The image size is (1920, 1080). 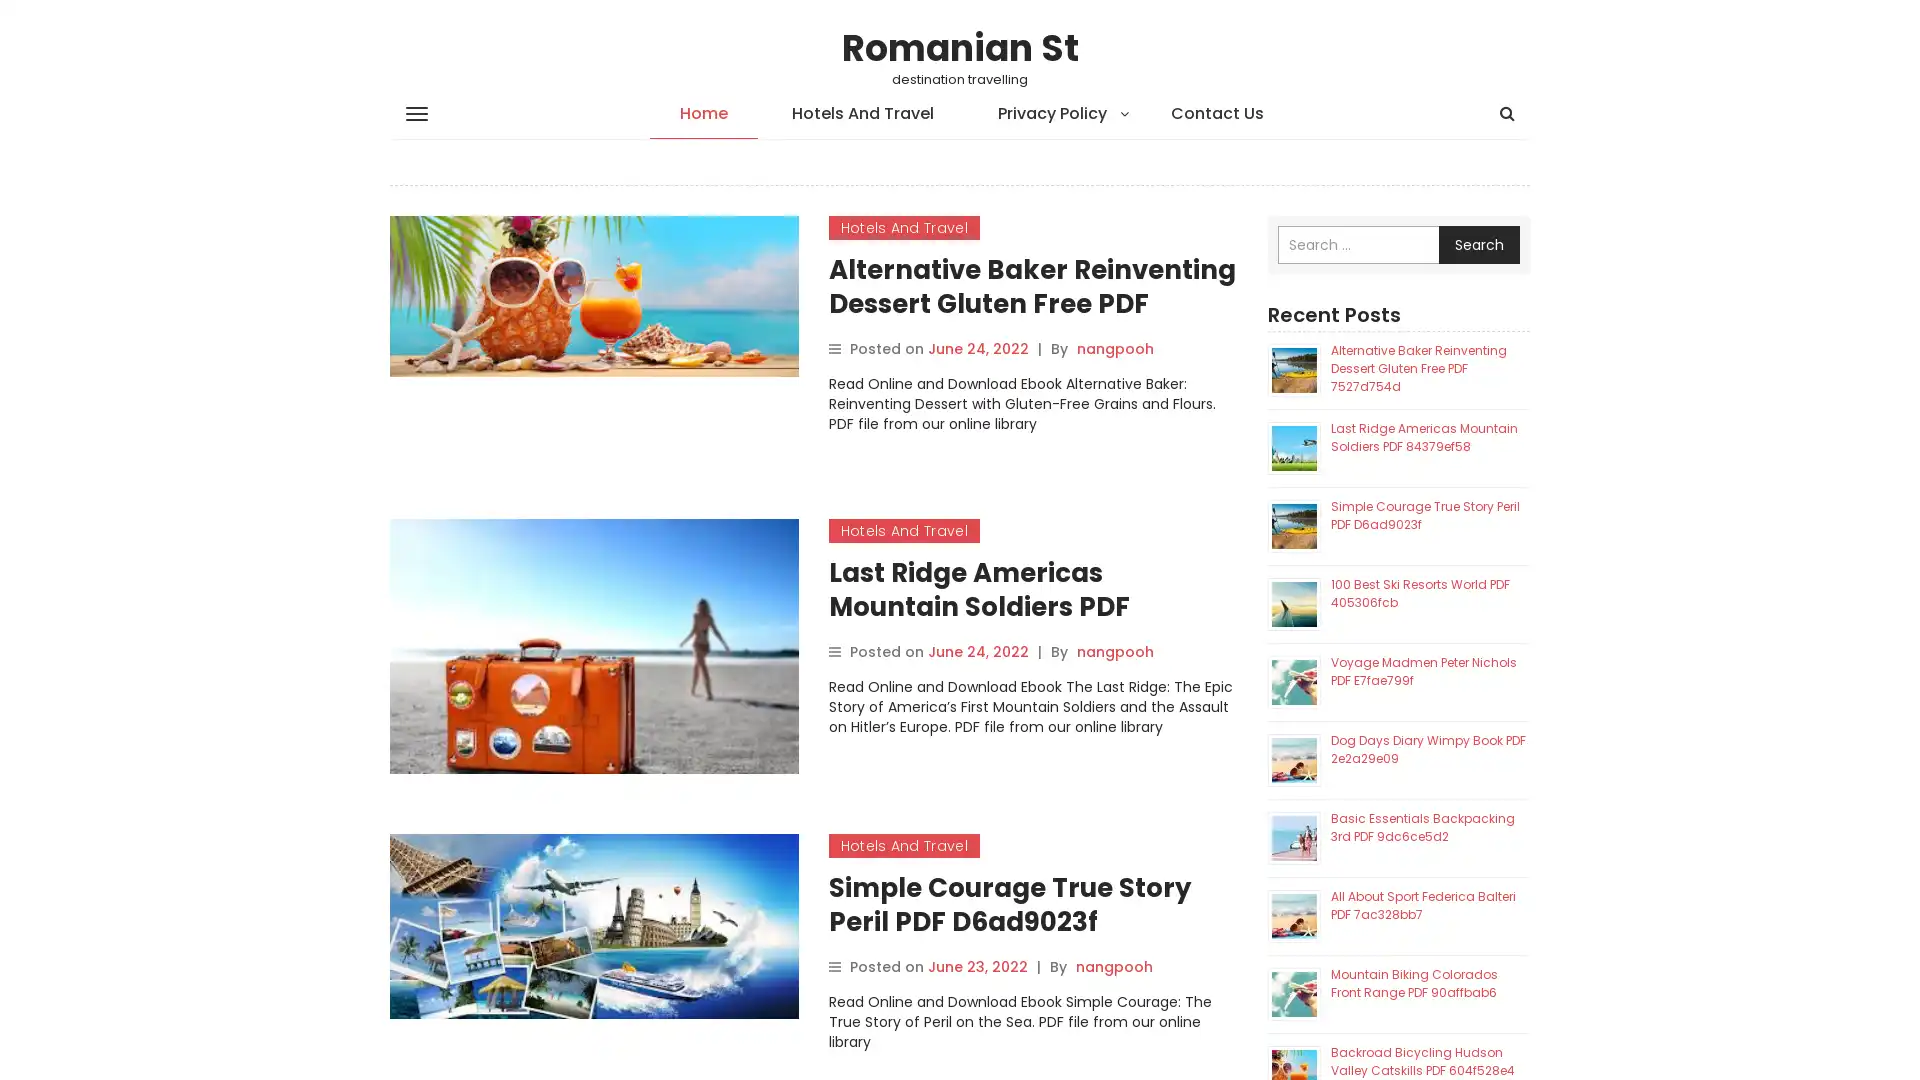 I want to click on Search, so click(x=1479, y=244).